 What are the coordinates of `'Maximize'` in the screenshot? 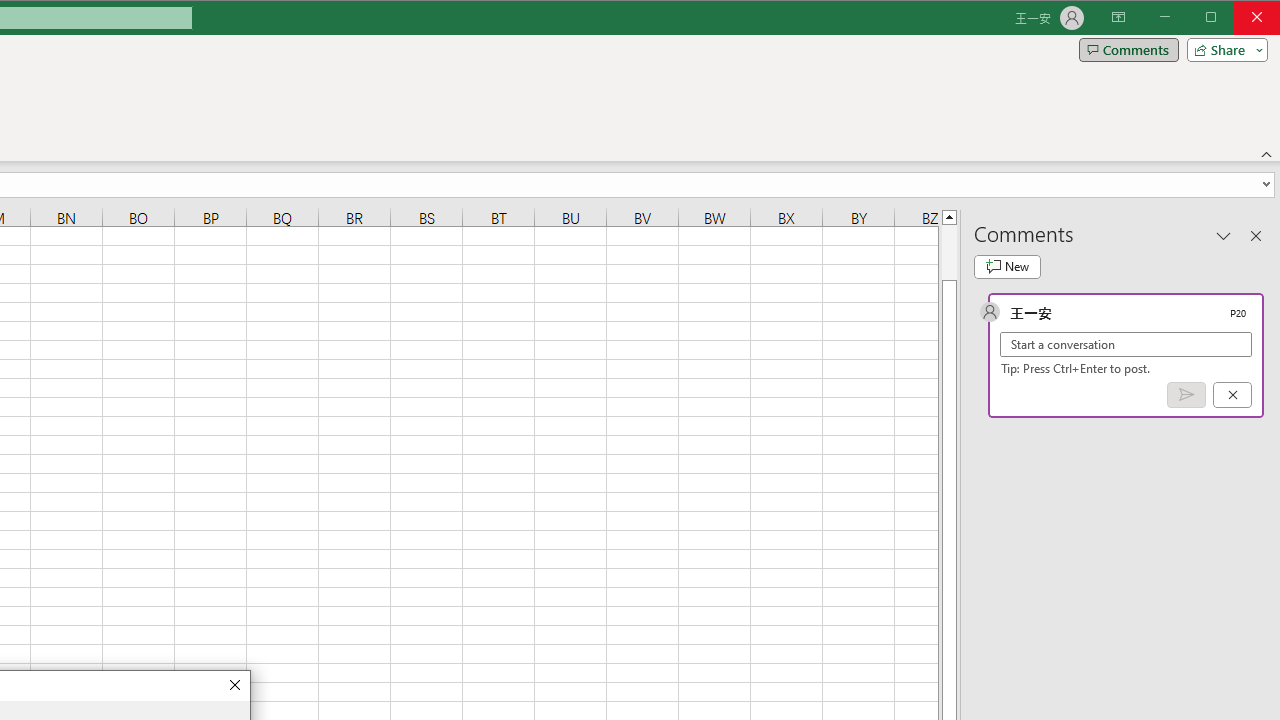 It's located at (1238, 19).